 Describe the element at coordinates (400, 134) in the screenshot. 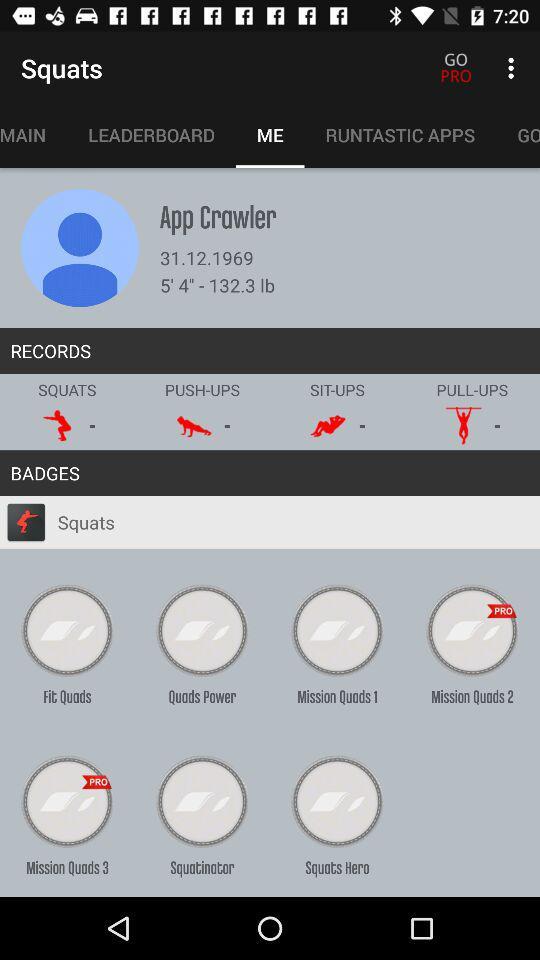

I see `runtastic apps item` at that location.